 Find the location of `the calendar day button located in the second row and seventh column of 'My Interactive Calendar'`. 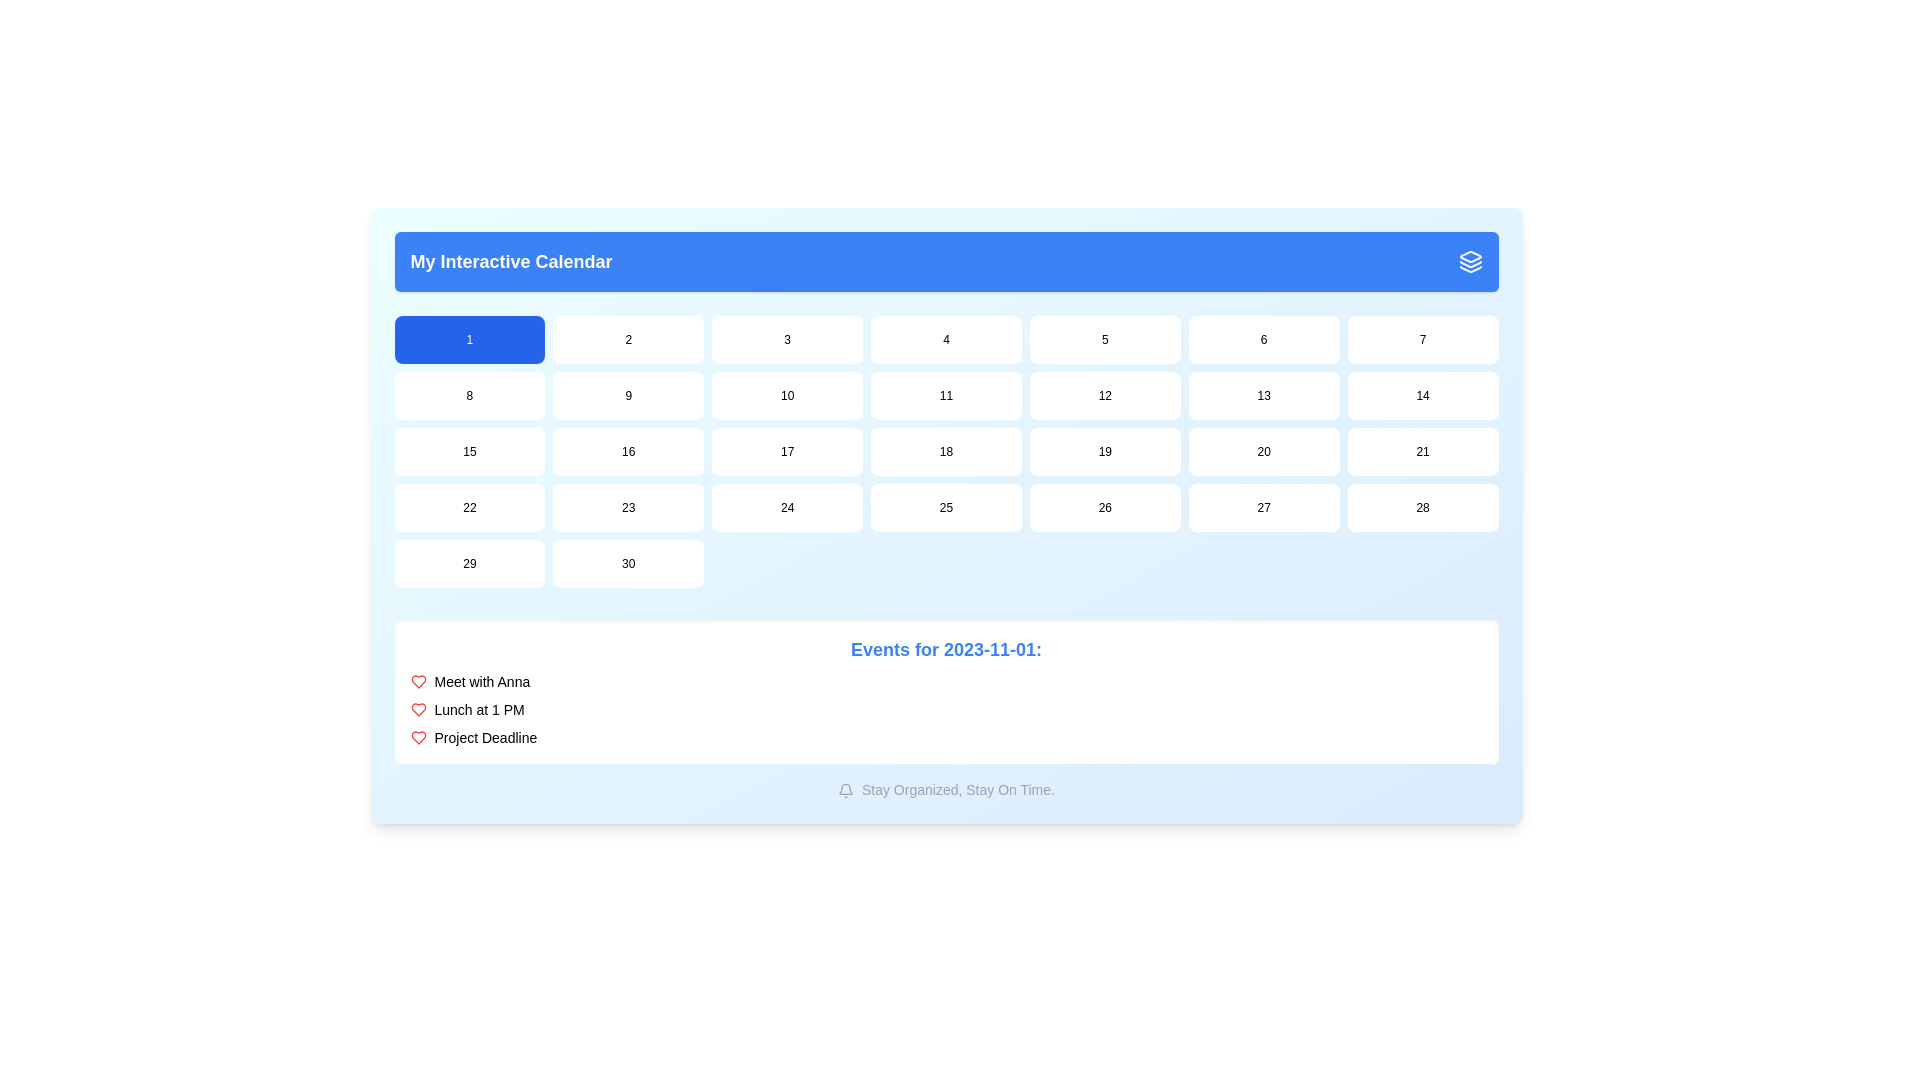

the calendar day button located in the second row and seventh column of 'My Interactive Calendar' is located at coordinates (1422, 396).